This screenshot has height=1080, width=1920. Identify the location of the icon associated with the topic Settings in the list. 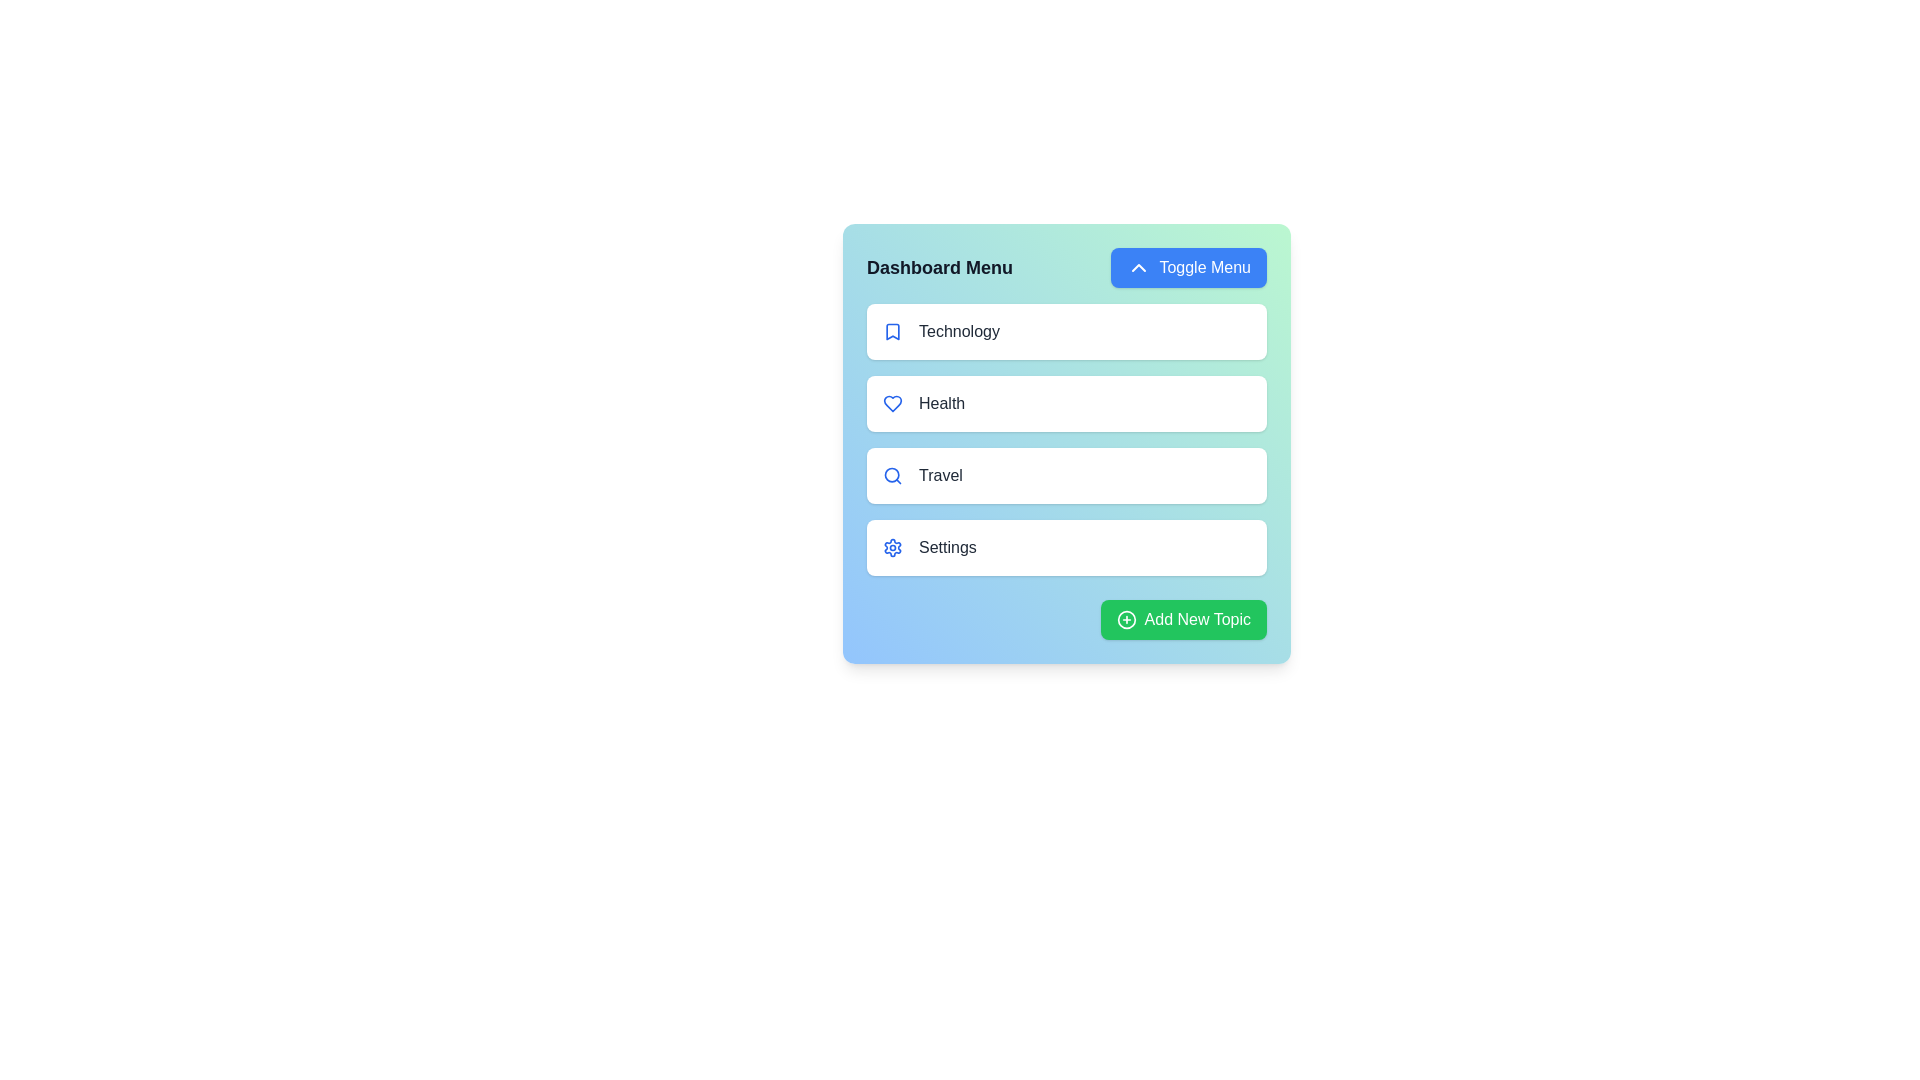
(891, 547).